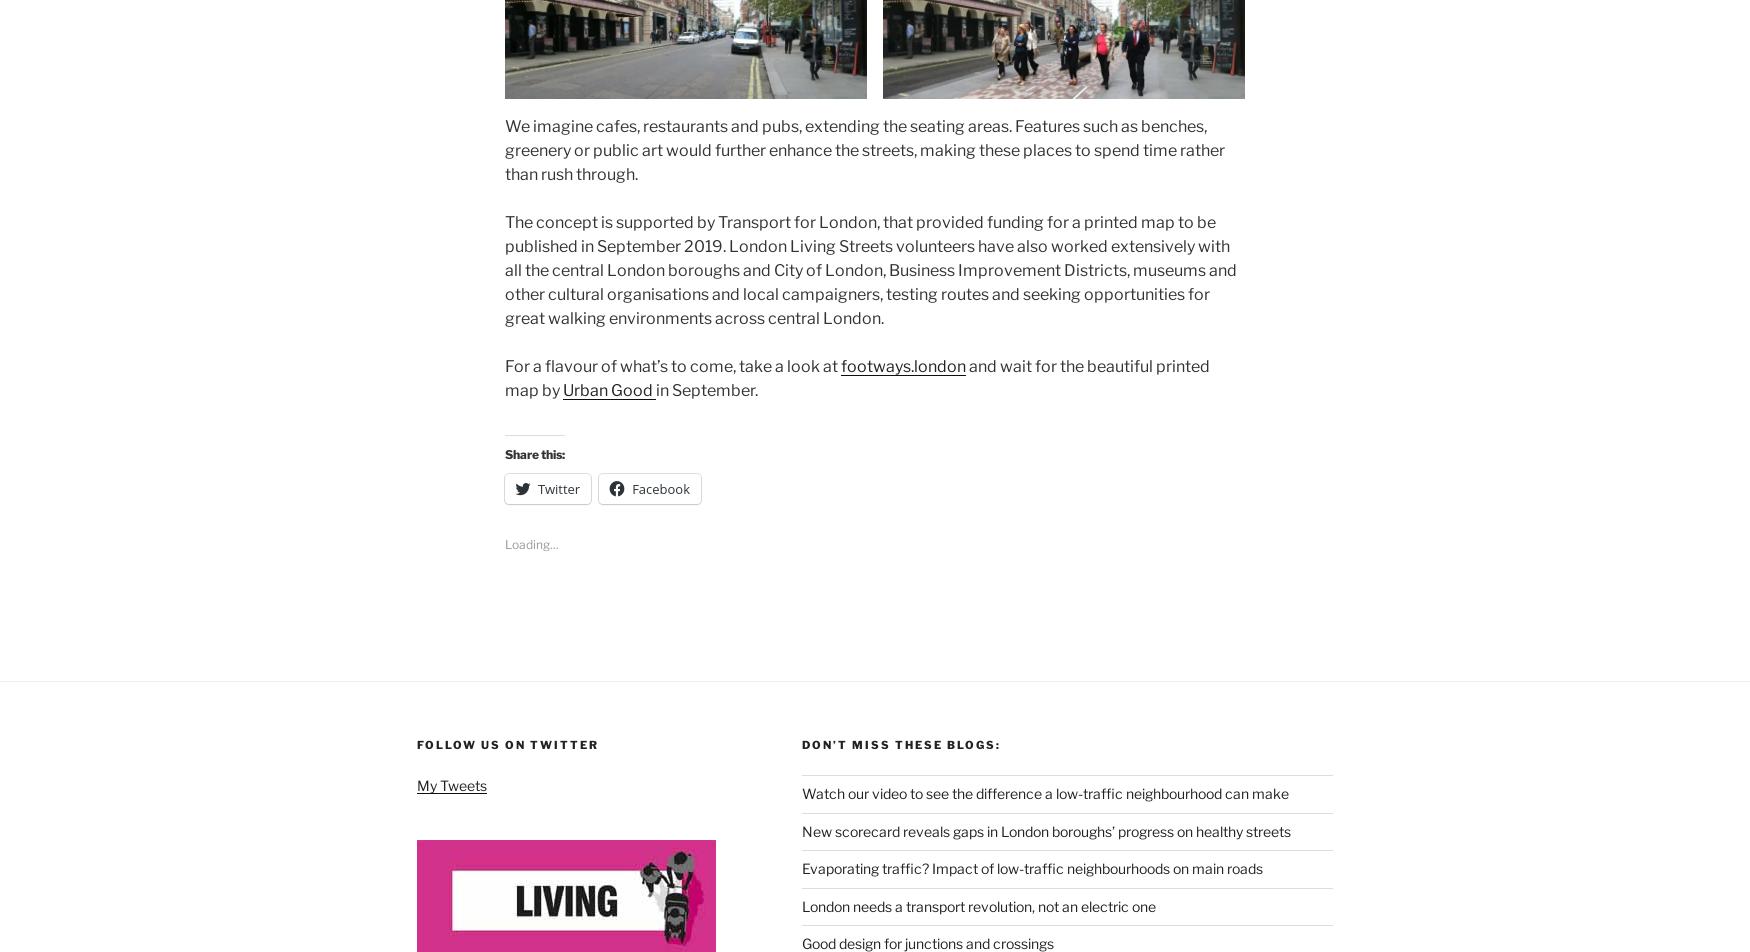 The width and height of the screenshot is (1750, 952). Describe the element at coordinates (799, 900) in the screenshot. I see `'London needs a transport revolution, not an electric one'` at that location.